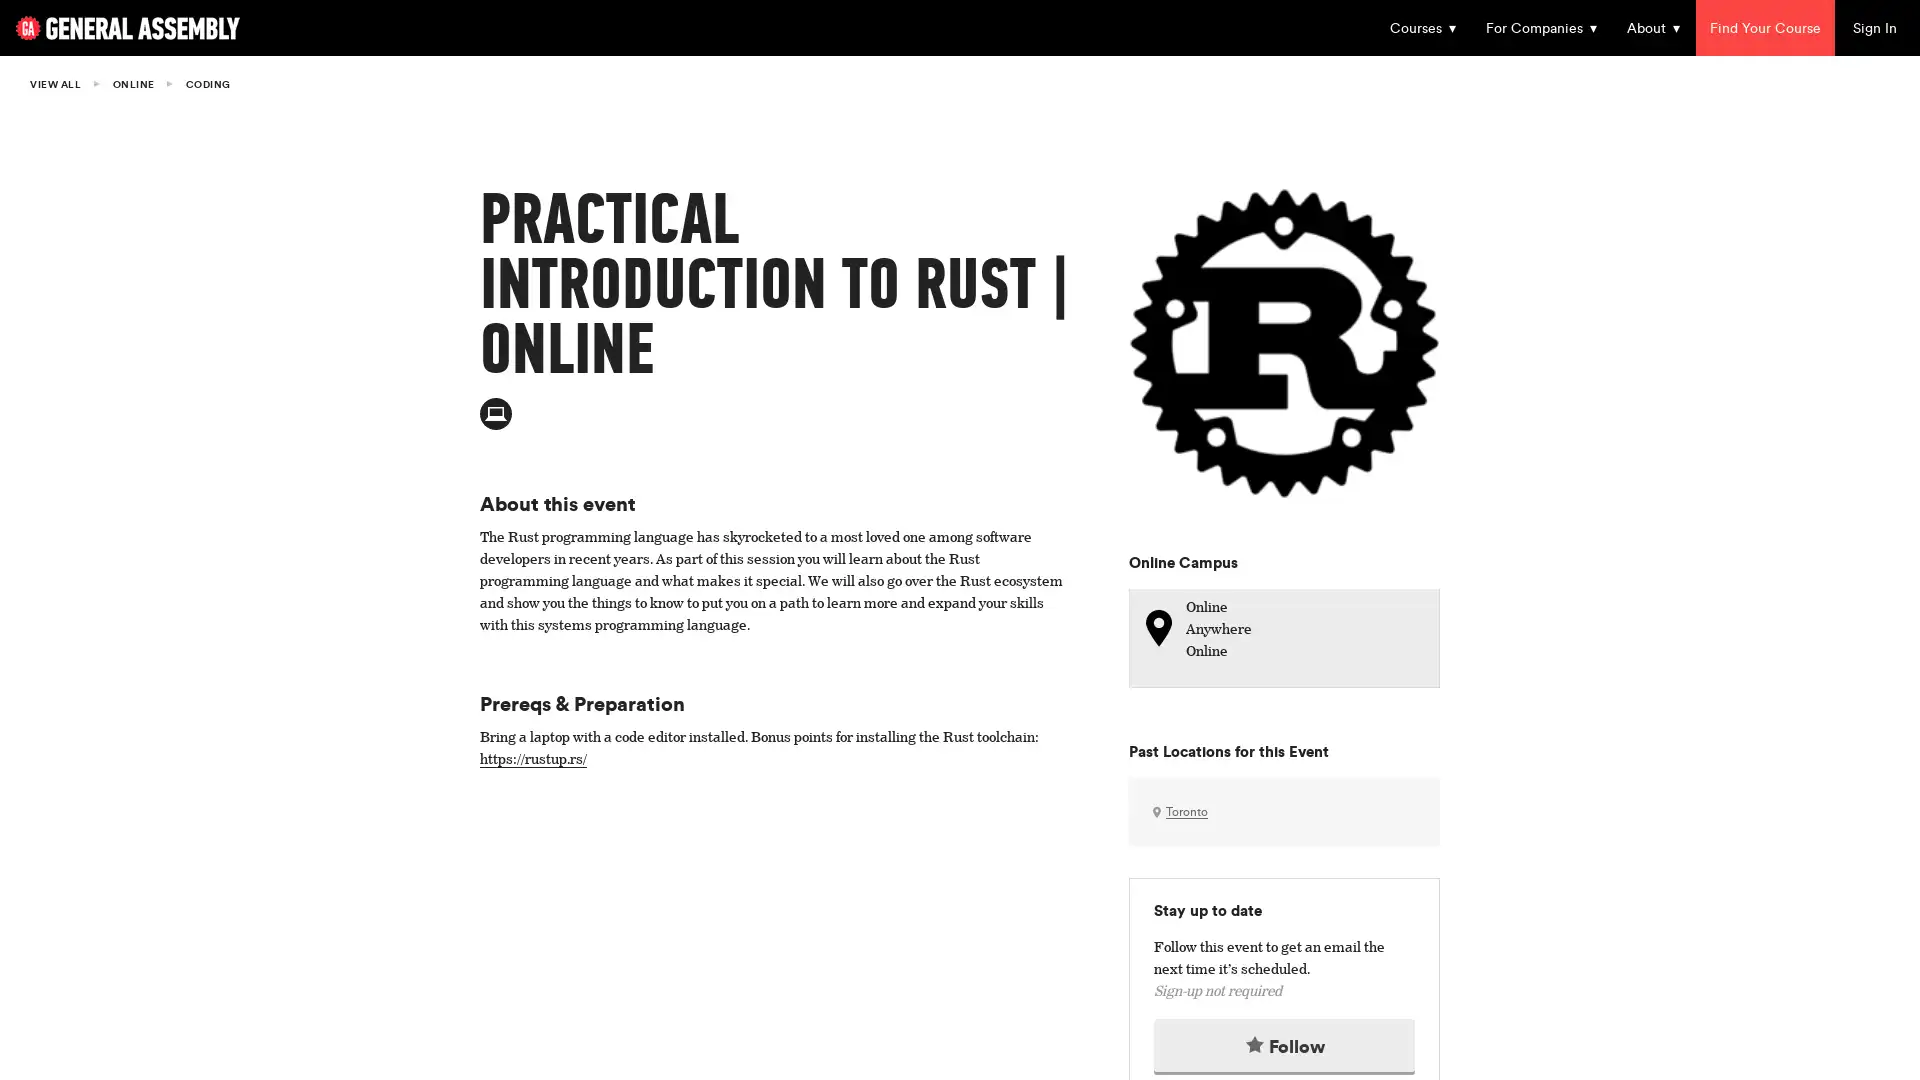 The image size is (1920, 1080). What do you see at coordinates (810, 607) in the screenshot?
I see `Subscribe + Save` at bounding box center [810, 607].